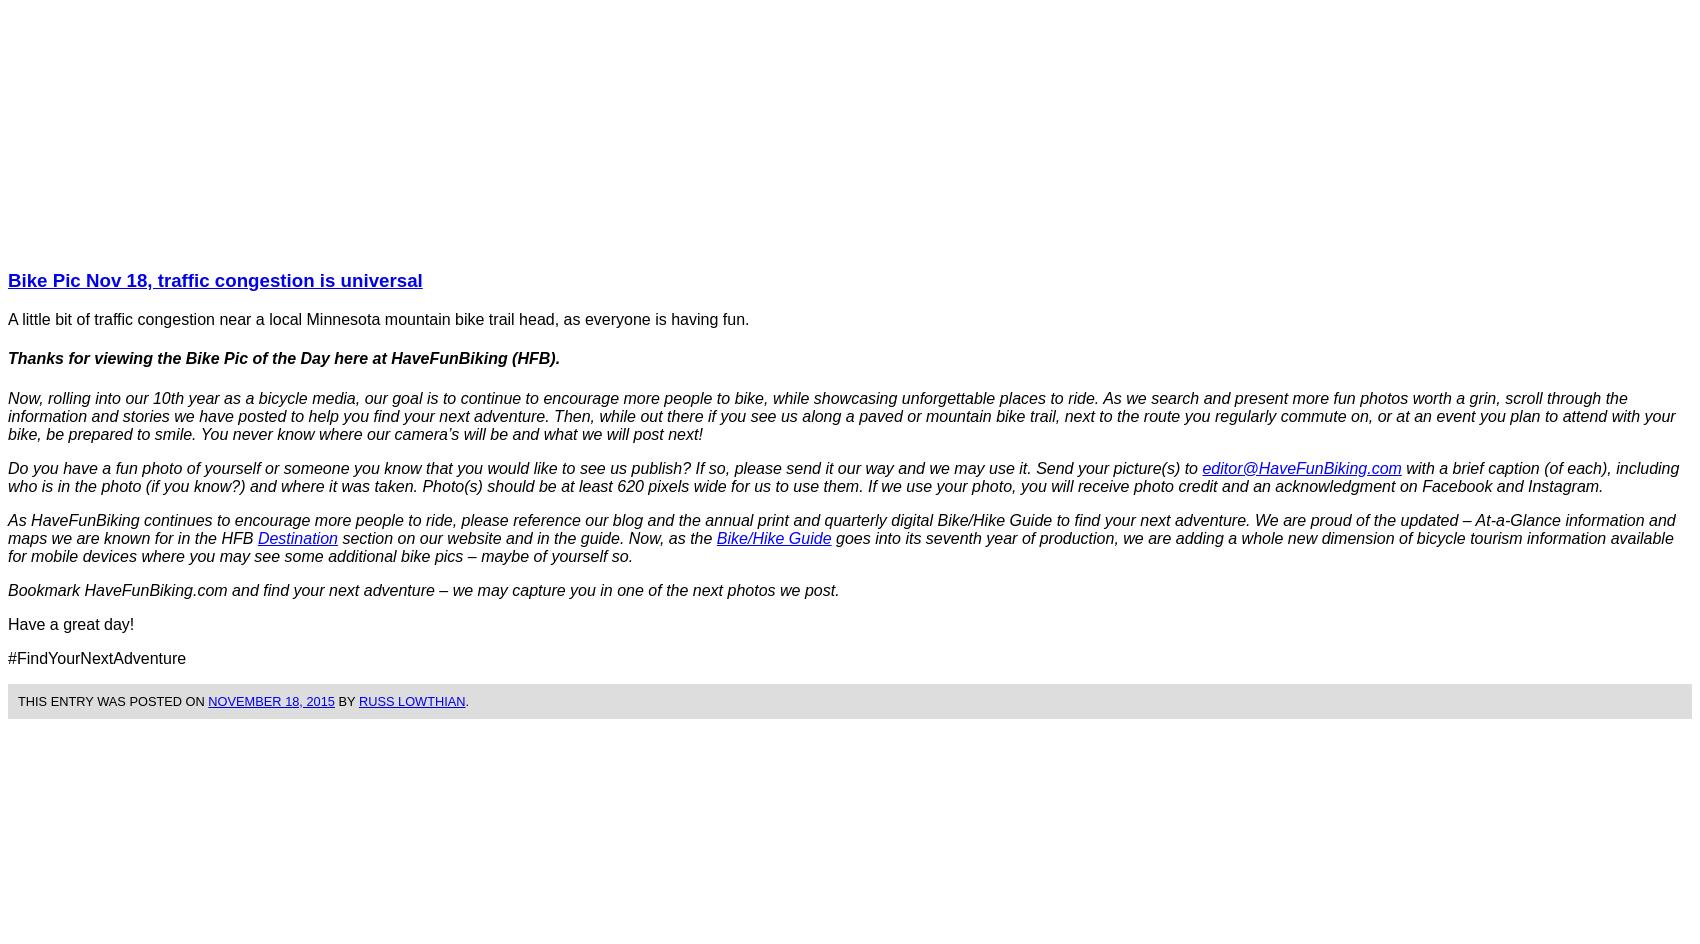 The image size is (1700, 944). I want to click on 'A little bit of traffic congestion near a local Minnesota mountain bike trail head, as everyone is having fun.', so click(377, 318).